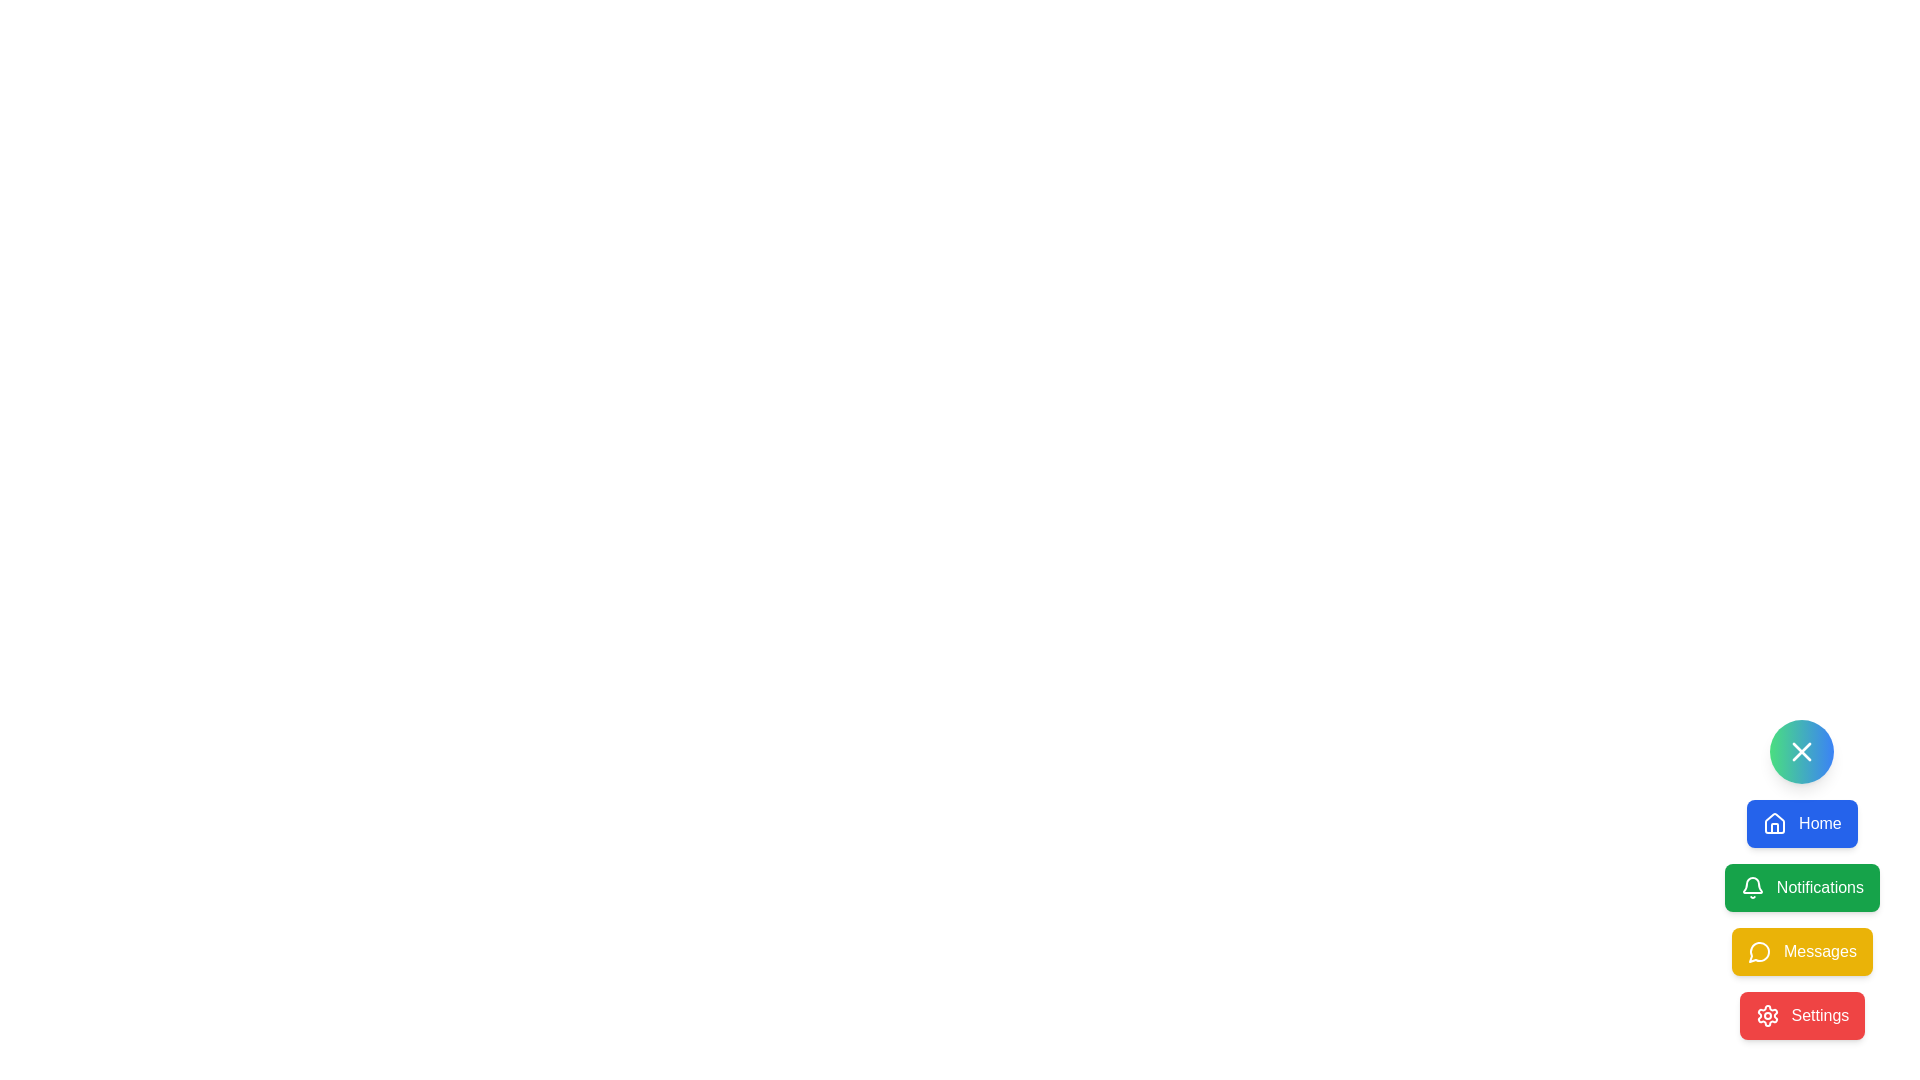 The width and height of the screenshot is (1920, 1080). I want to click on the notification icon, which is the second button from the top in the vertical list of buttons, located within the green 'Notifications' button, so click(1751, 884).